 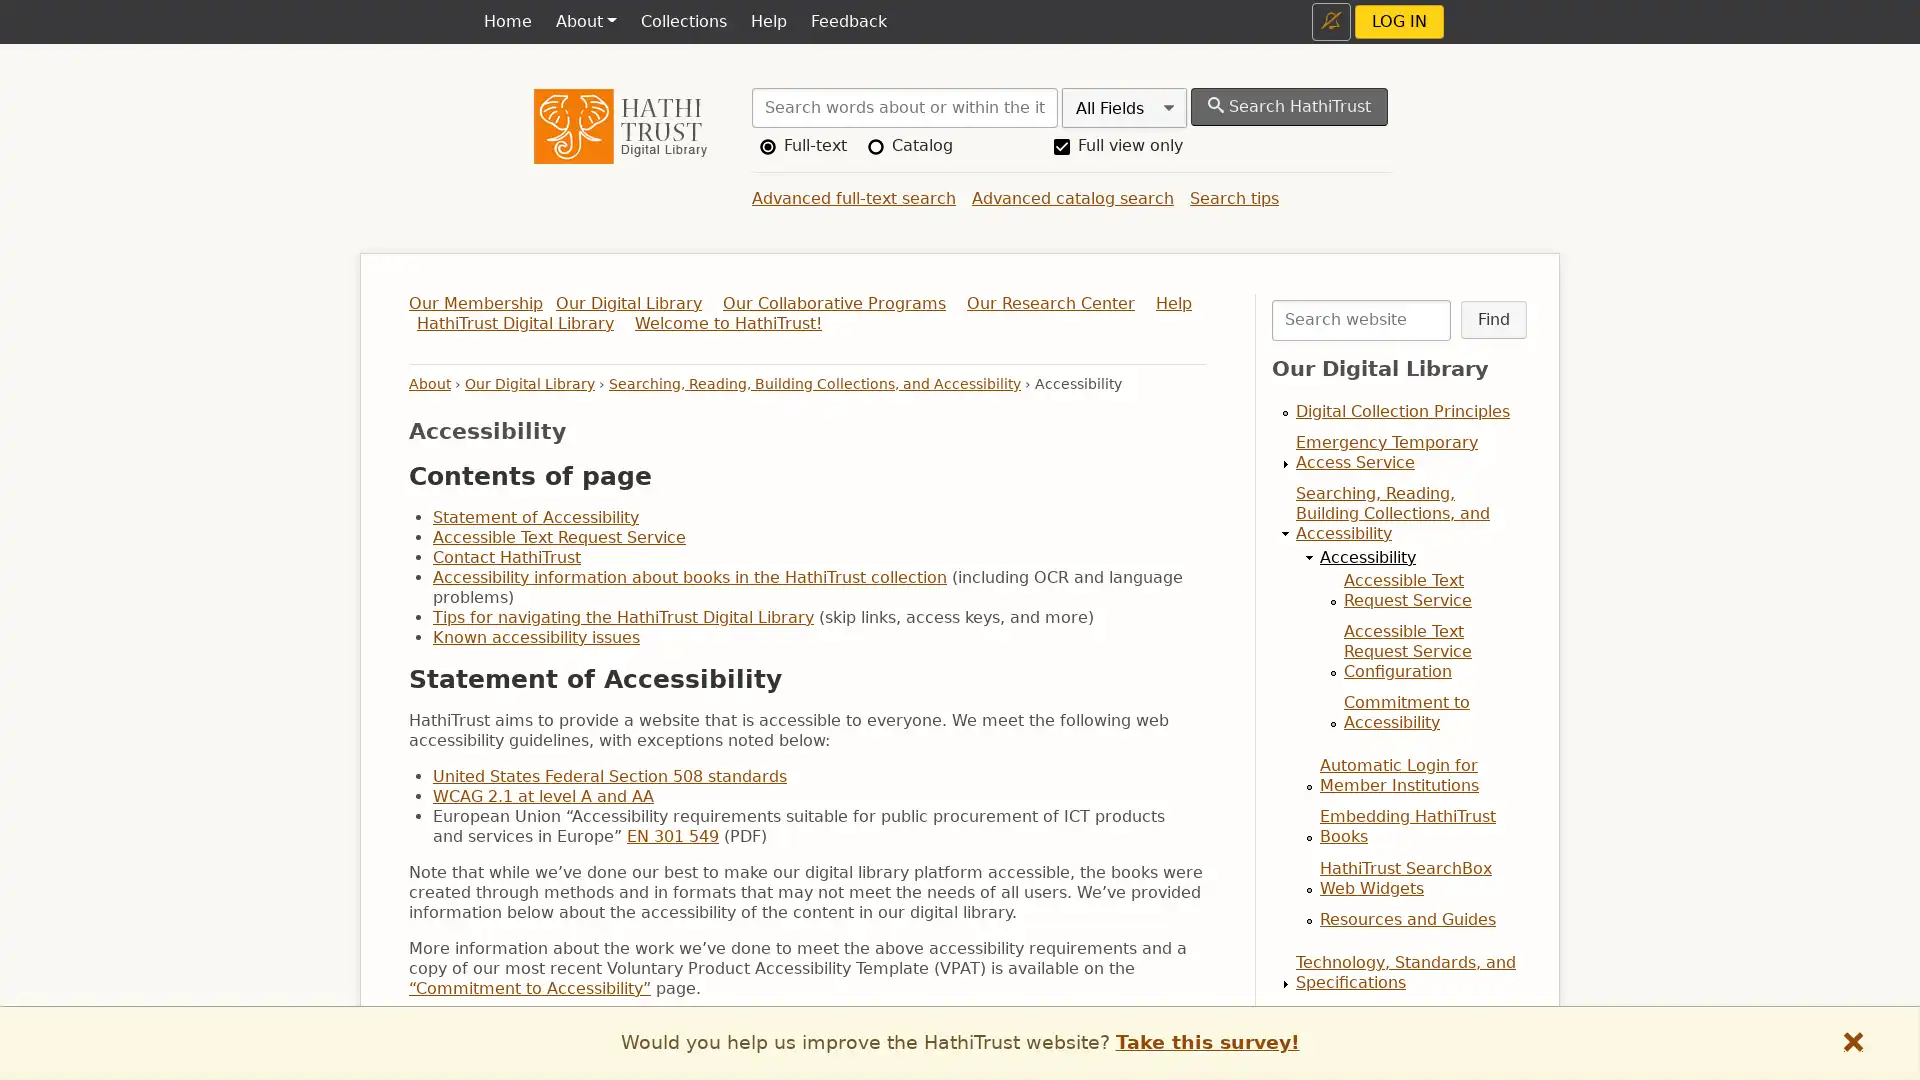 I want to click on About, so click(x=584, y=22).